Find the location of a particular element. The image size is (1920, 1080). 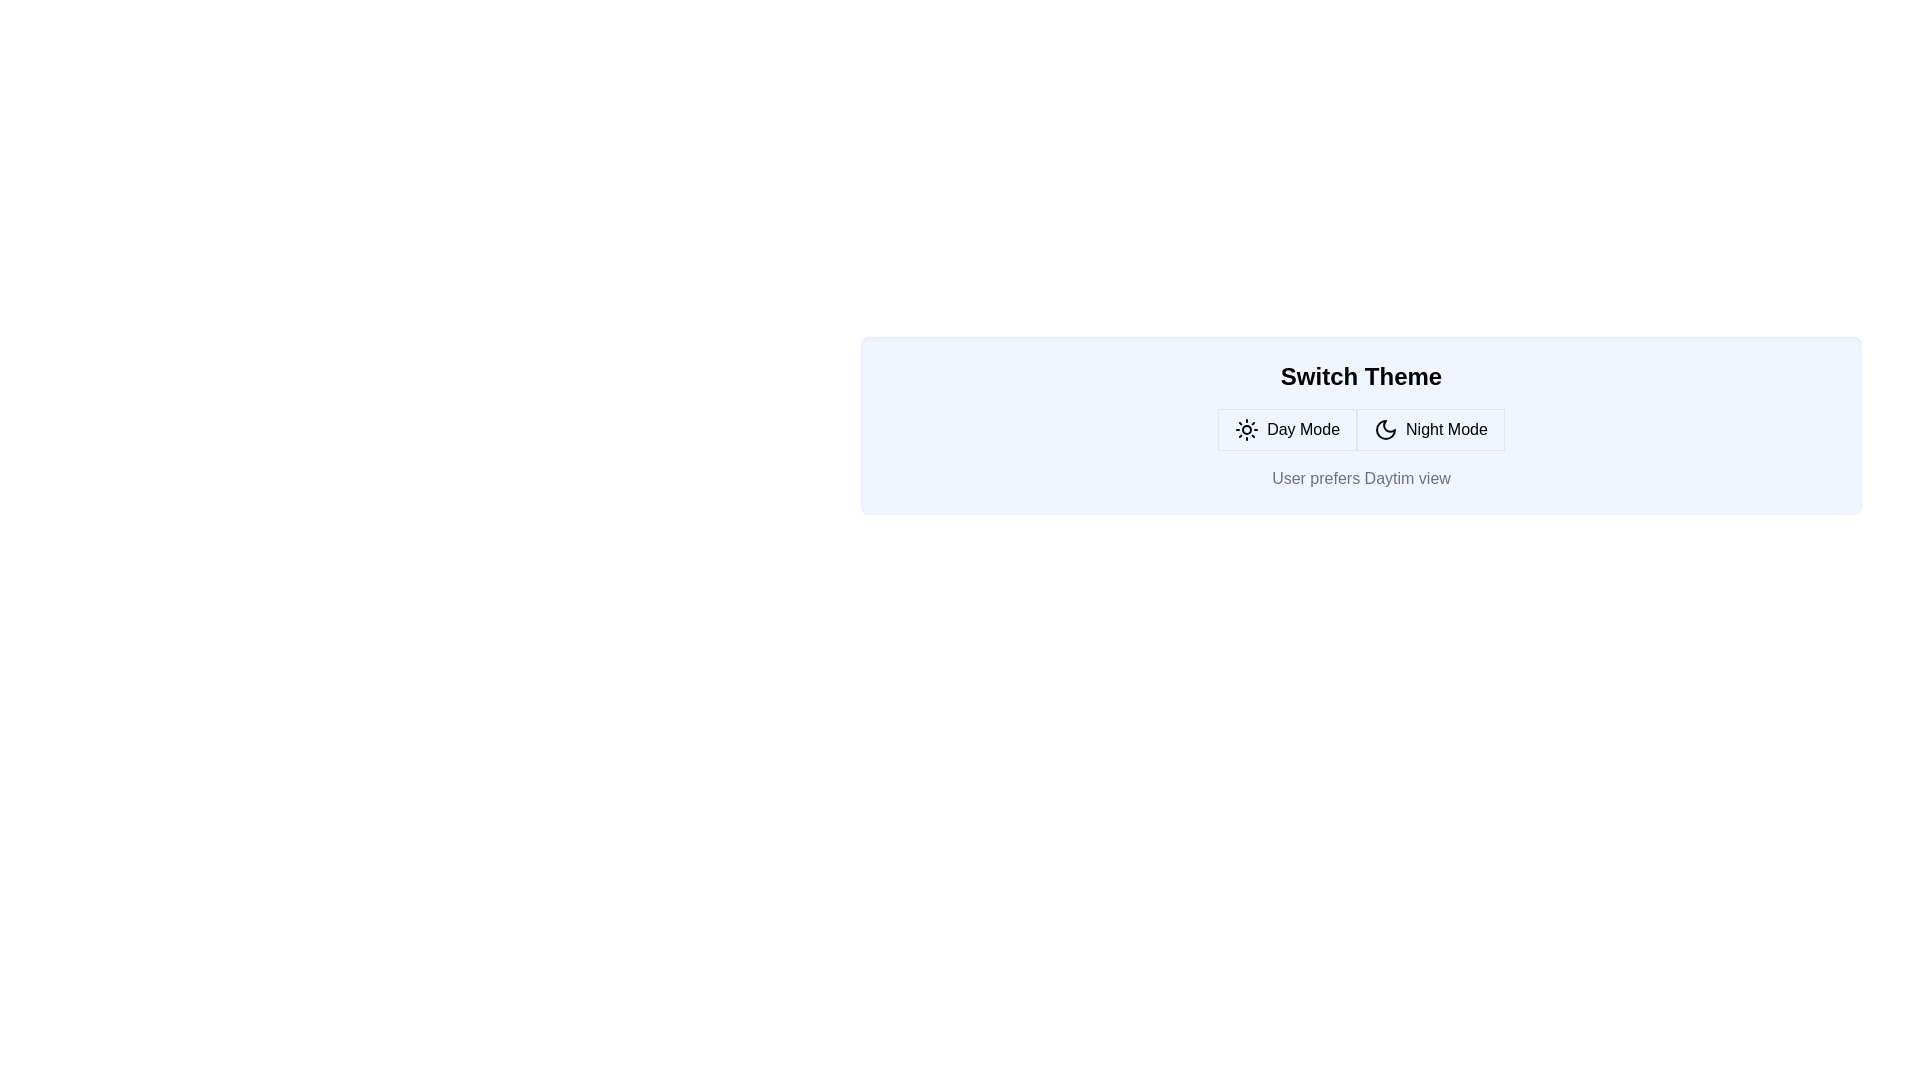

the button corresponding to Day Mode mode is located at coordinates (1287, 428).